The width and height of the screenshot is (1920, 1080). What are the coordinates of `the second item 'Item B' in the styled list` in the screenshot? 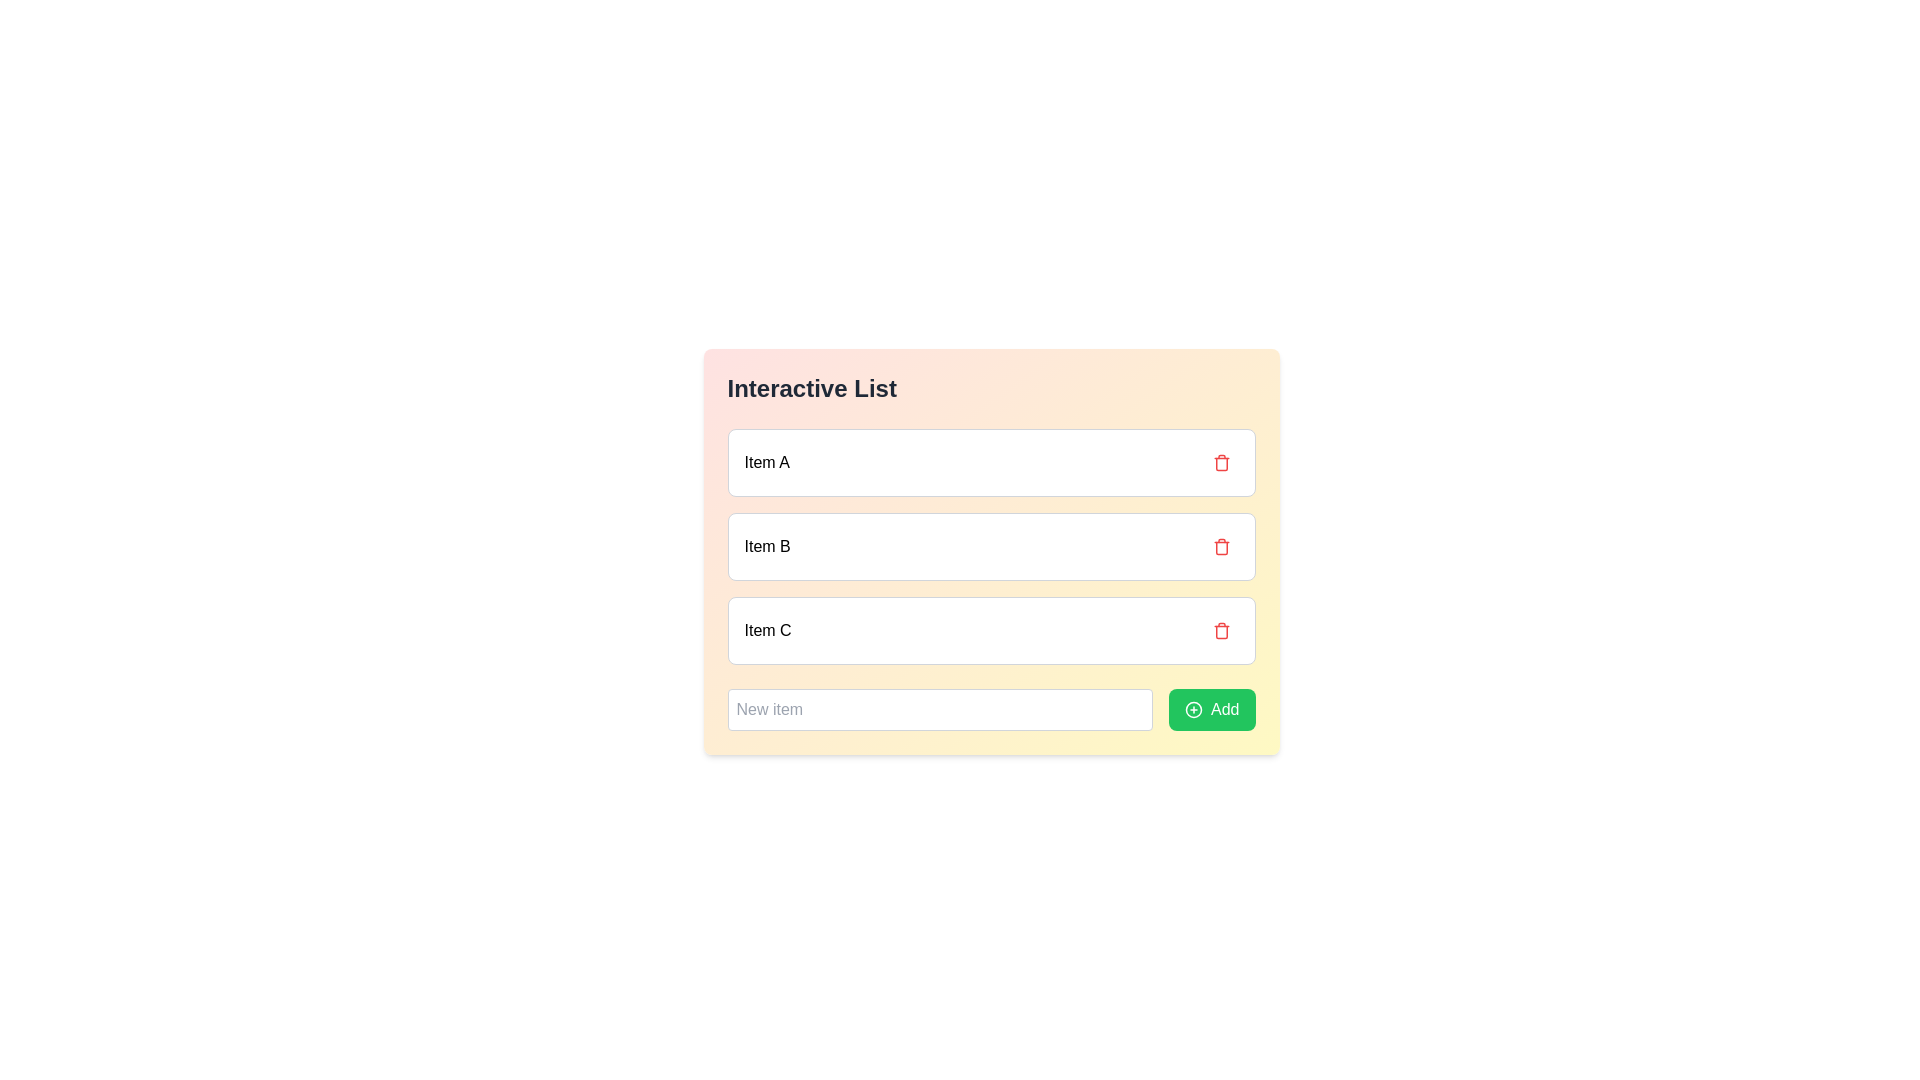 It's located at (991, 551).